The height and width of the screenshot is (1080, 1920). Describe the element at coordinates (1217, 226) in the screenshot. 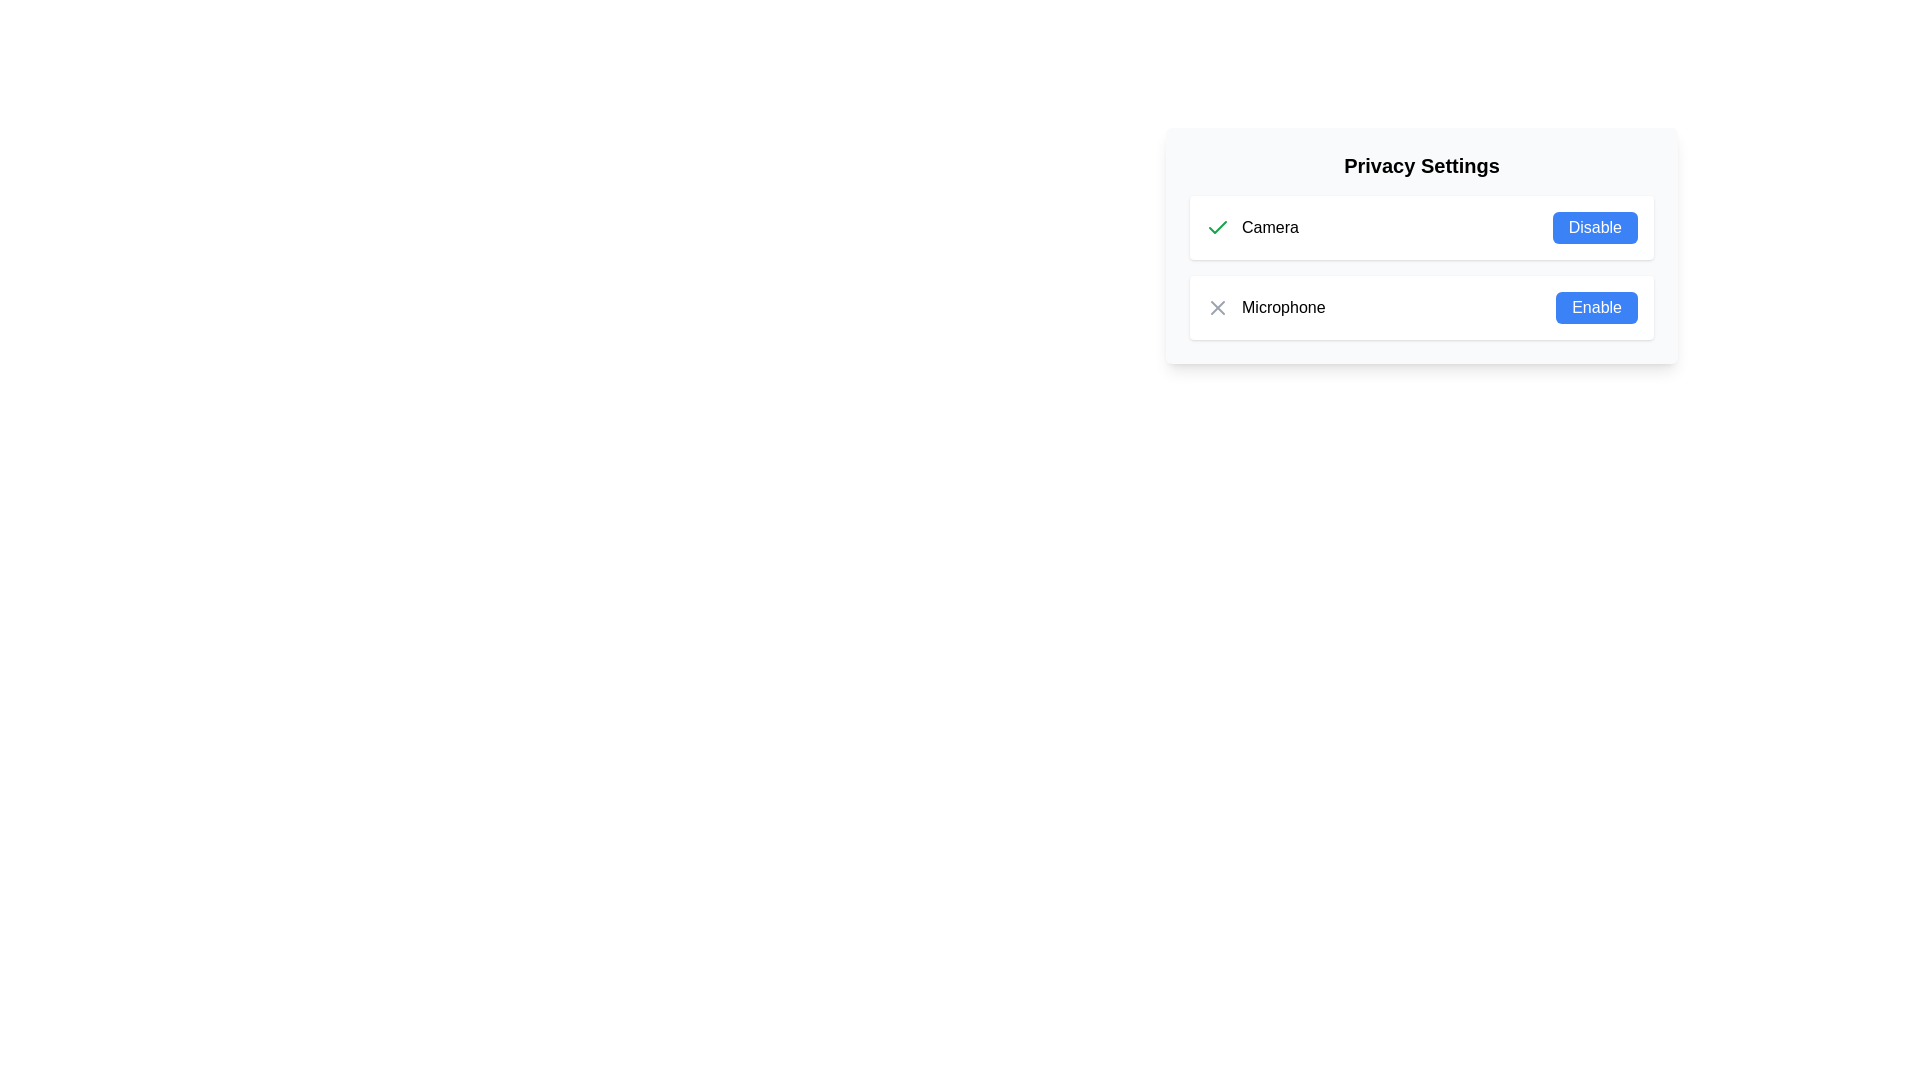

I see `the positive status icon indicating approval for the 'Camera' label in the 'Privacy Settings' panel` at that location.